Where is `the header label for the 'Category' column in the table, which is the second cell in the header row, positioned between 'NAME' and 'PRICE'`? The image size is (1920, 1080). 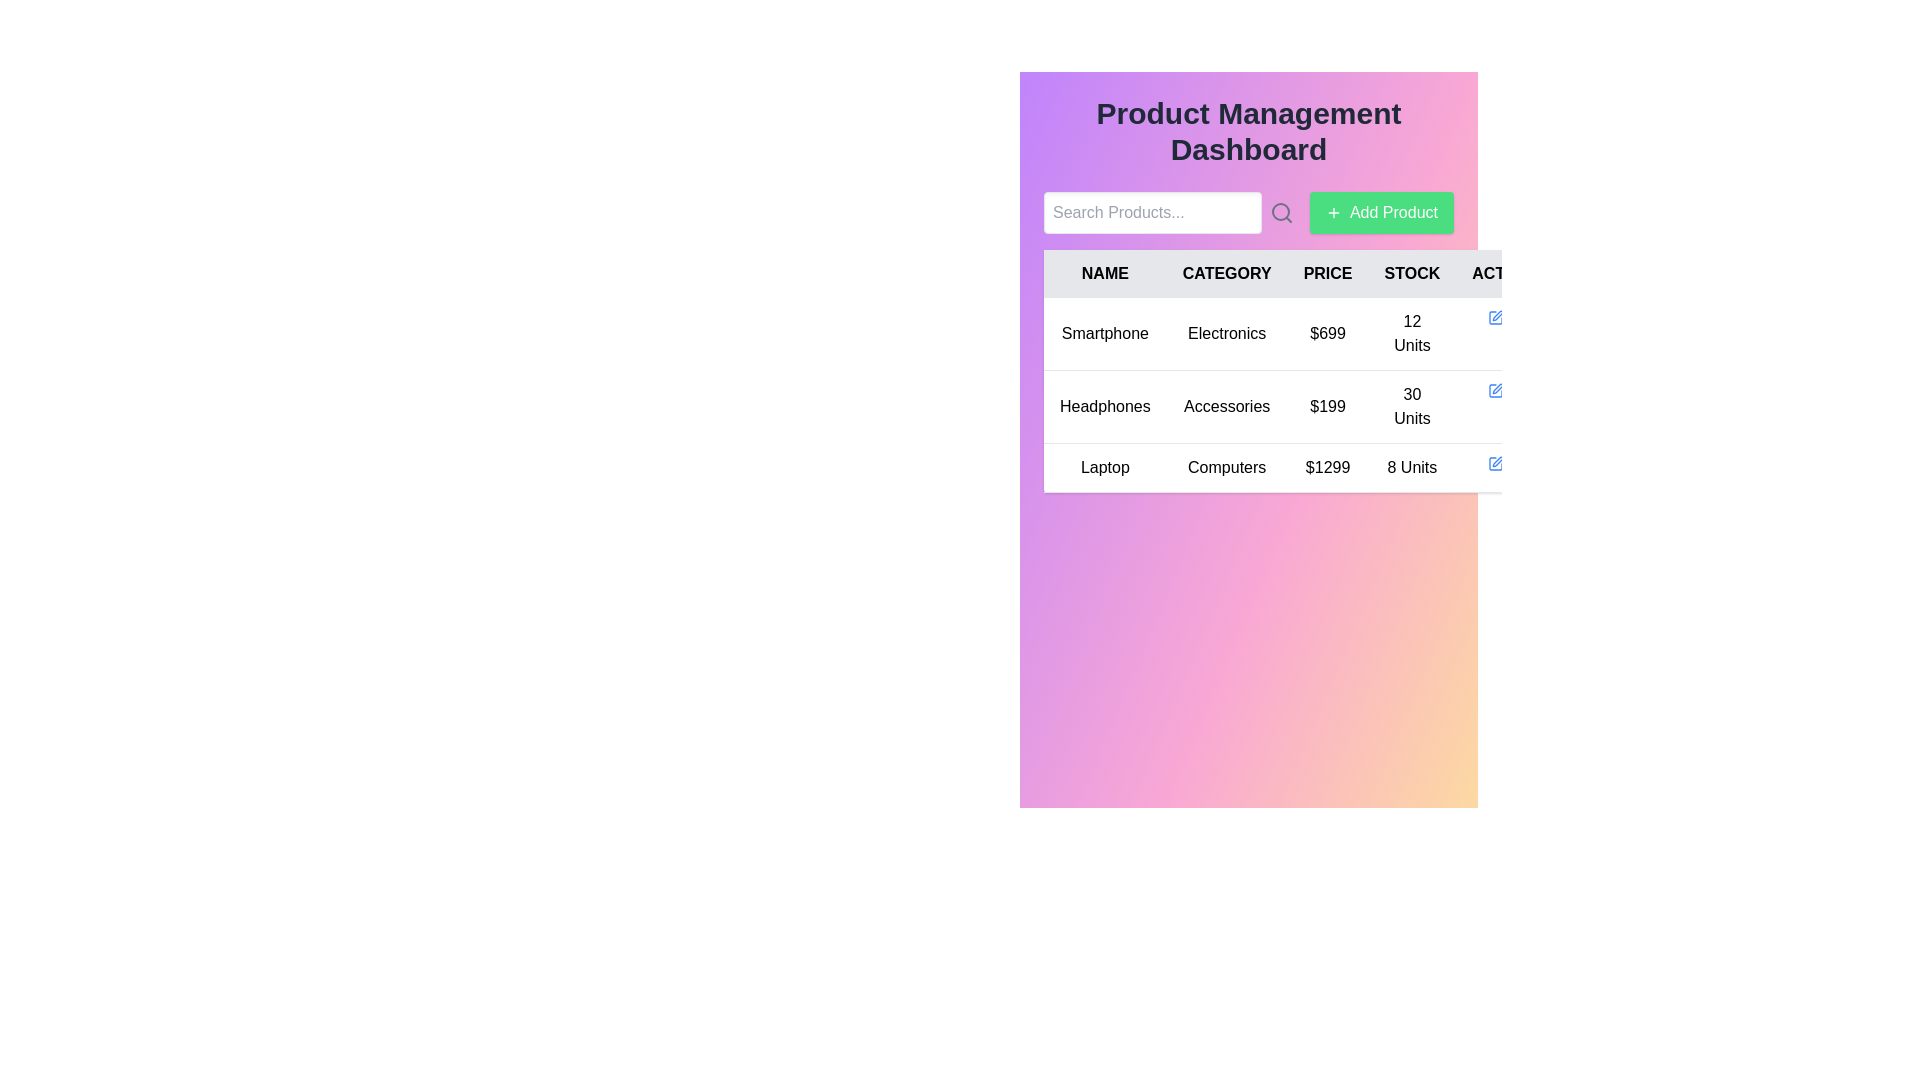 the header label for the 'Category' column in the table, which is the second cell in the header row, positioned between 'NAME' and 'PRICE' is located at coordinates (1226, 273).